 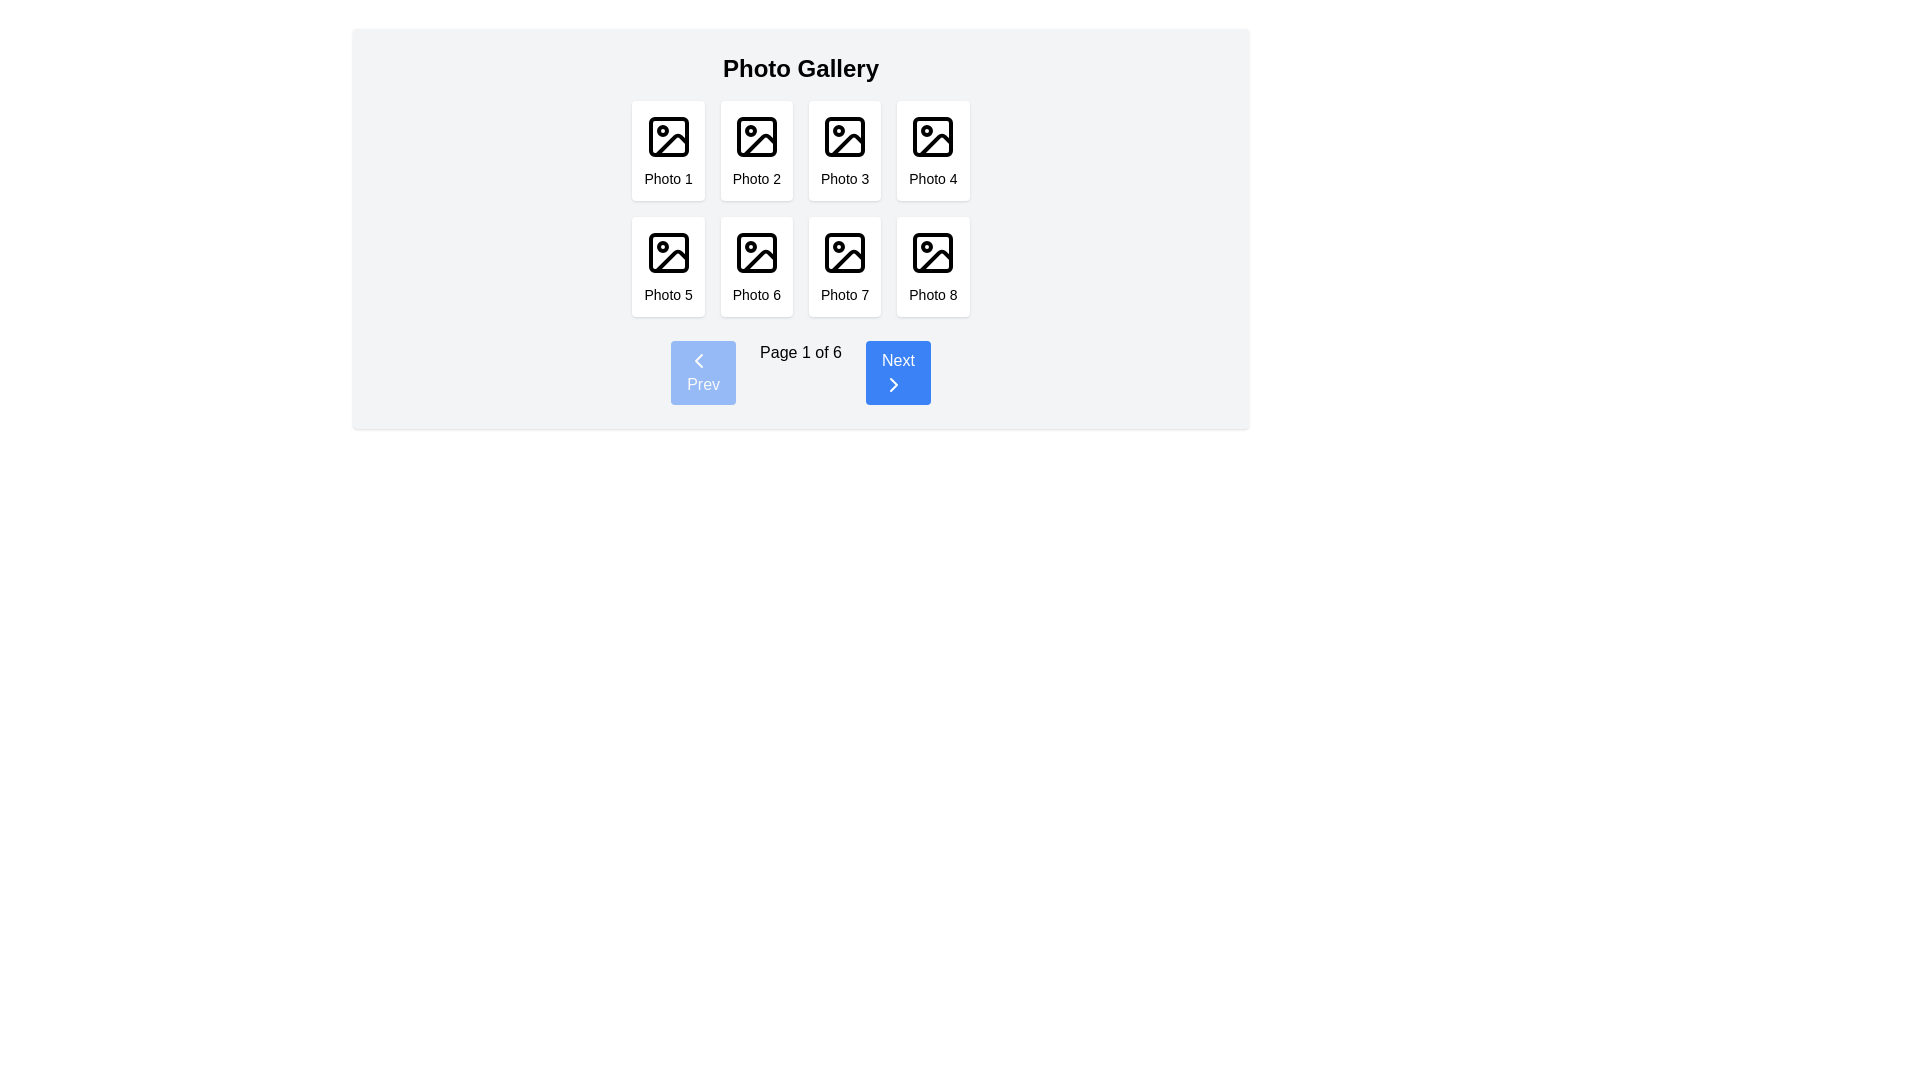 I want to click on text label 'Photo 6' which is styled with a small and medium font weight and is located below the image placeholder in the 'Photo Gallery' layout, specifically in the sixth position of the grid, so click(x=755, y=294).